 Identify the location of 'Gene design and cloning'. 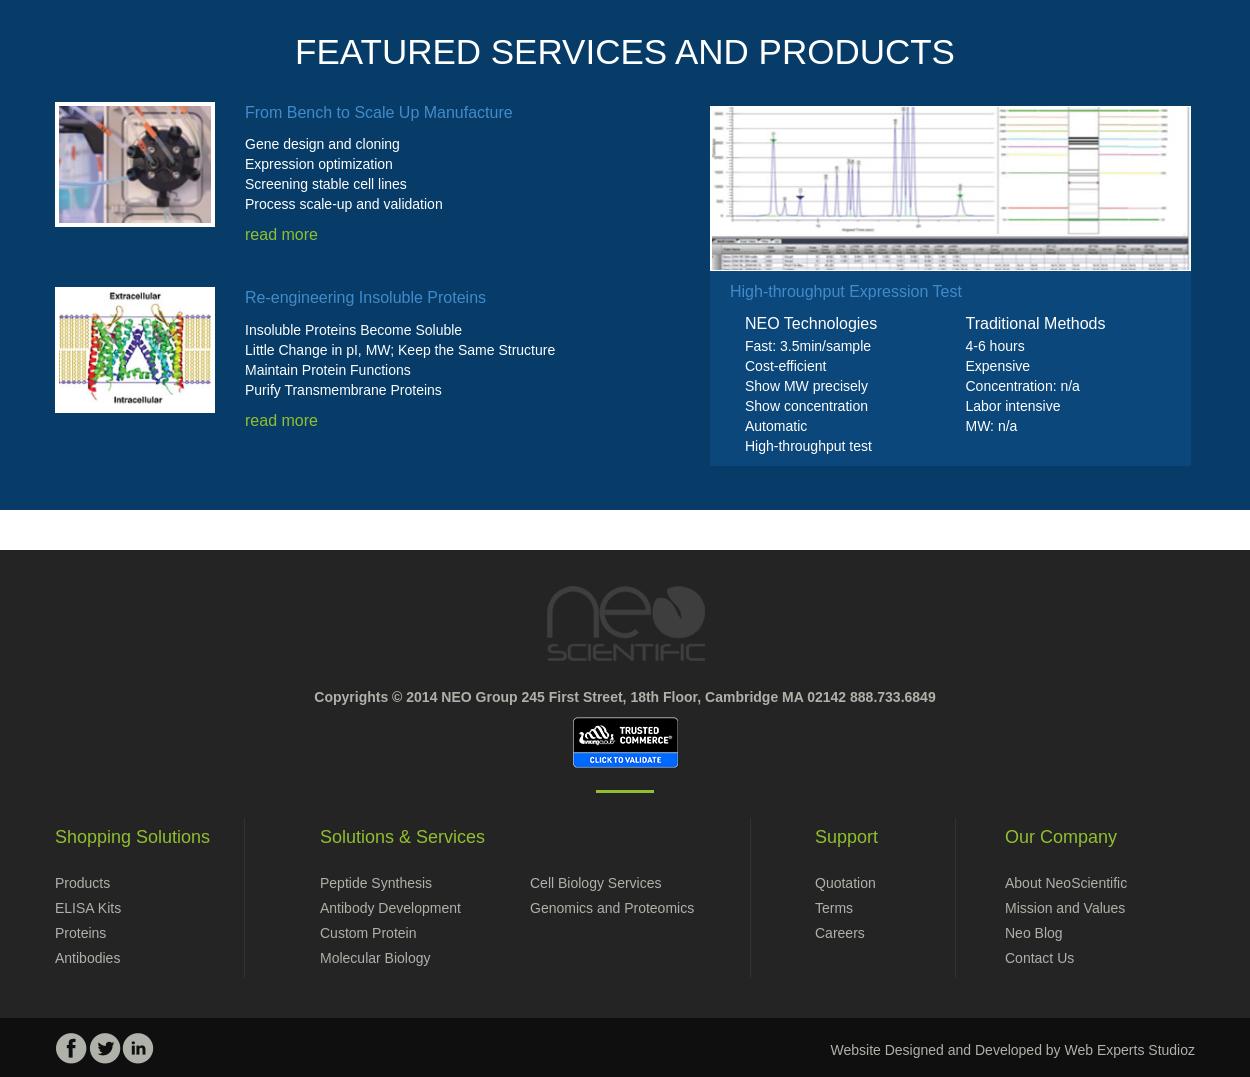
(321, 143).